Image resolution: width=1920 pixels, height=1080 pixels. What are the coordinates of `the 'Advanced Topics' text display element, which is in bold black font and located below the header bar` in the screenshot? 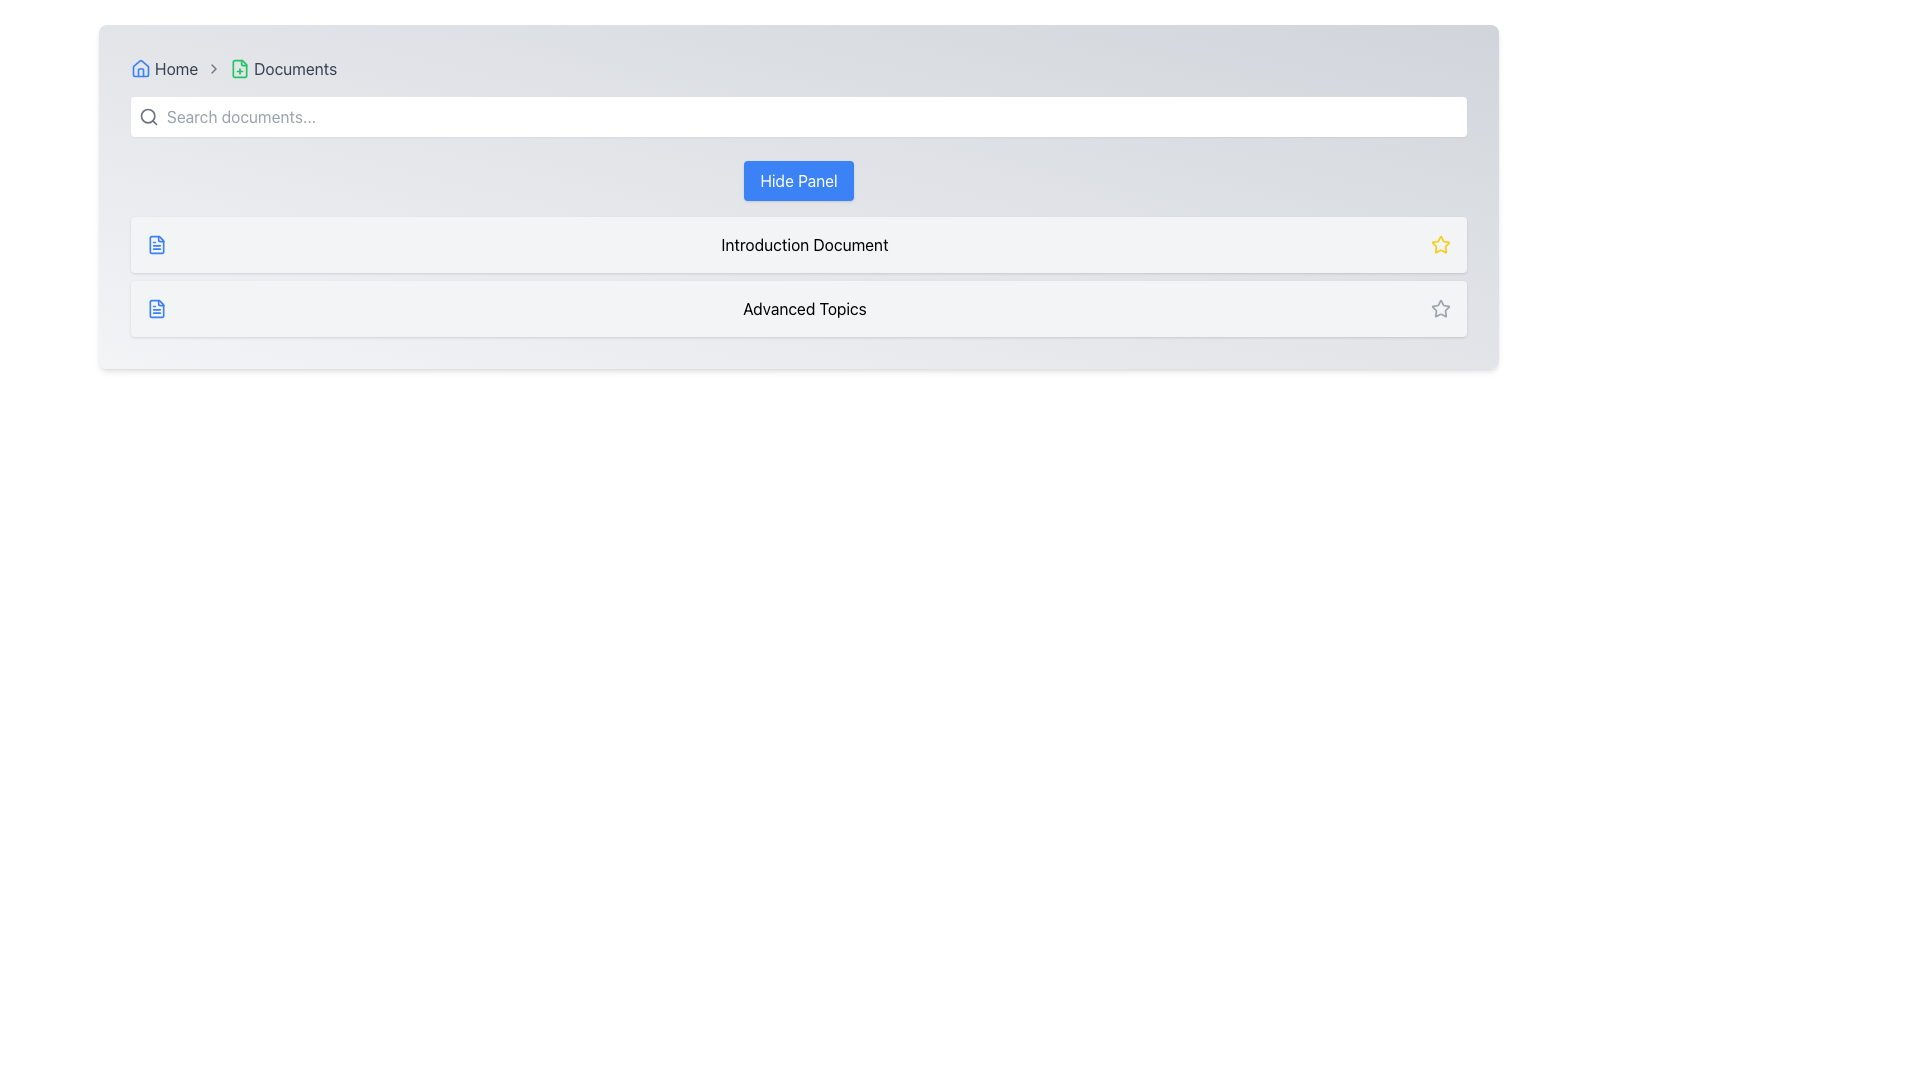 It's located at (805, 308).